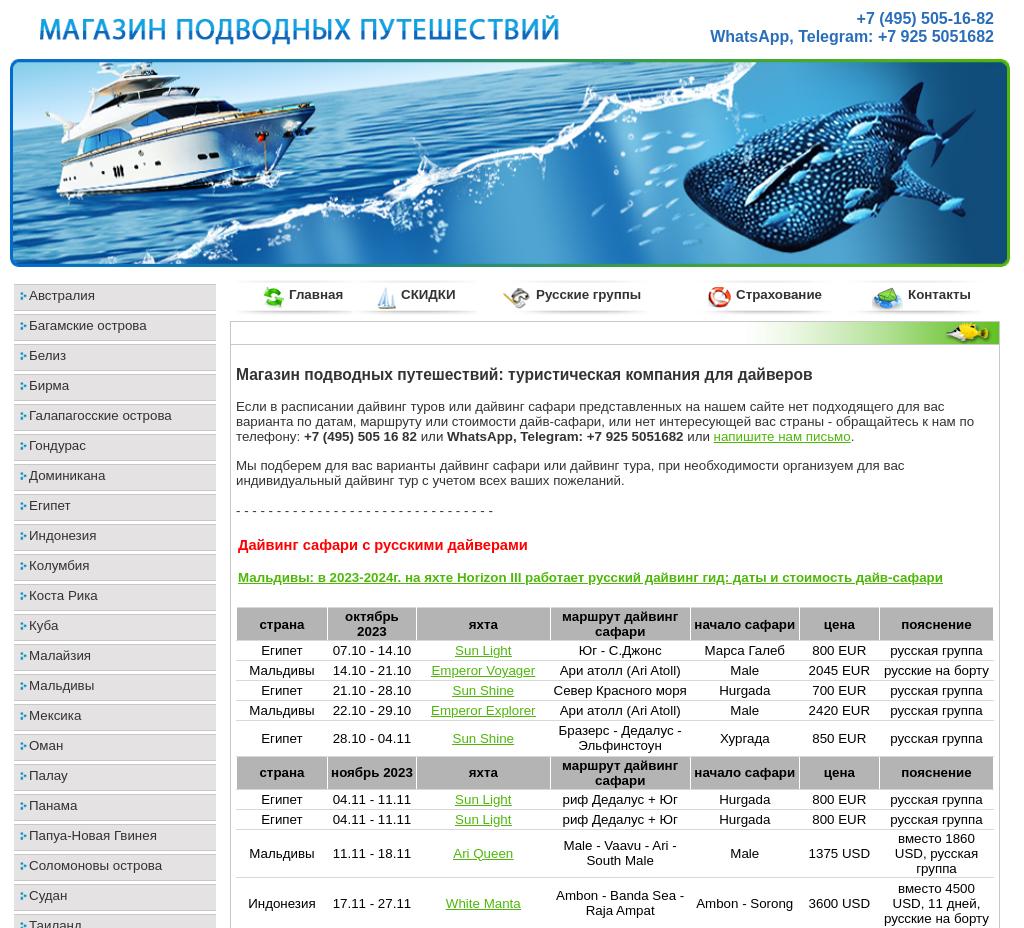 The height and width of the screenshot is (928, 1024). I want to click on '2420 EUR', so click(837, 709).